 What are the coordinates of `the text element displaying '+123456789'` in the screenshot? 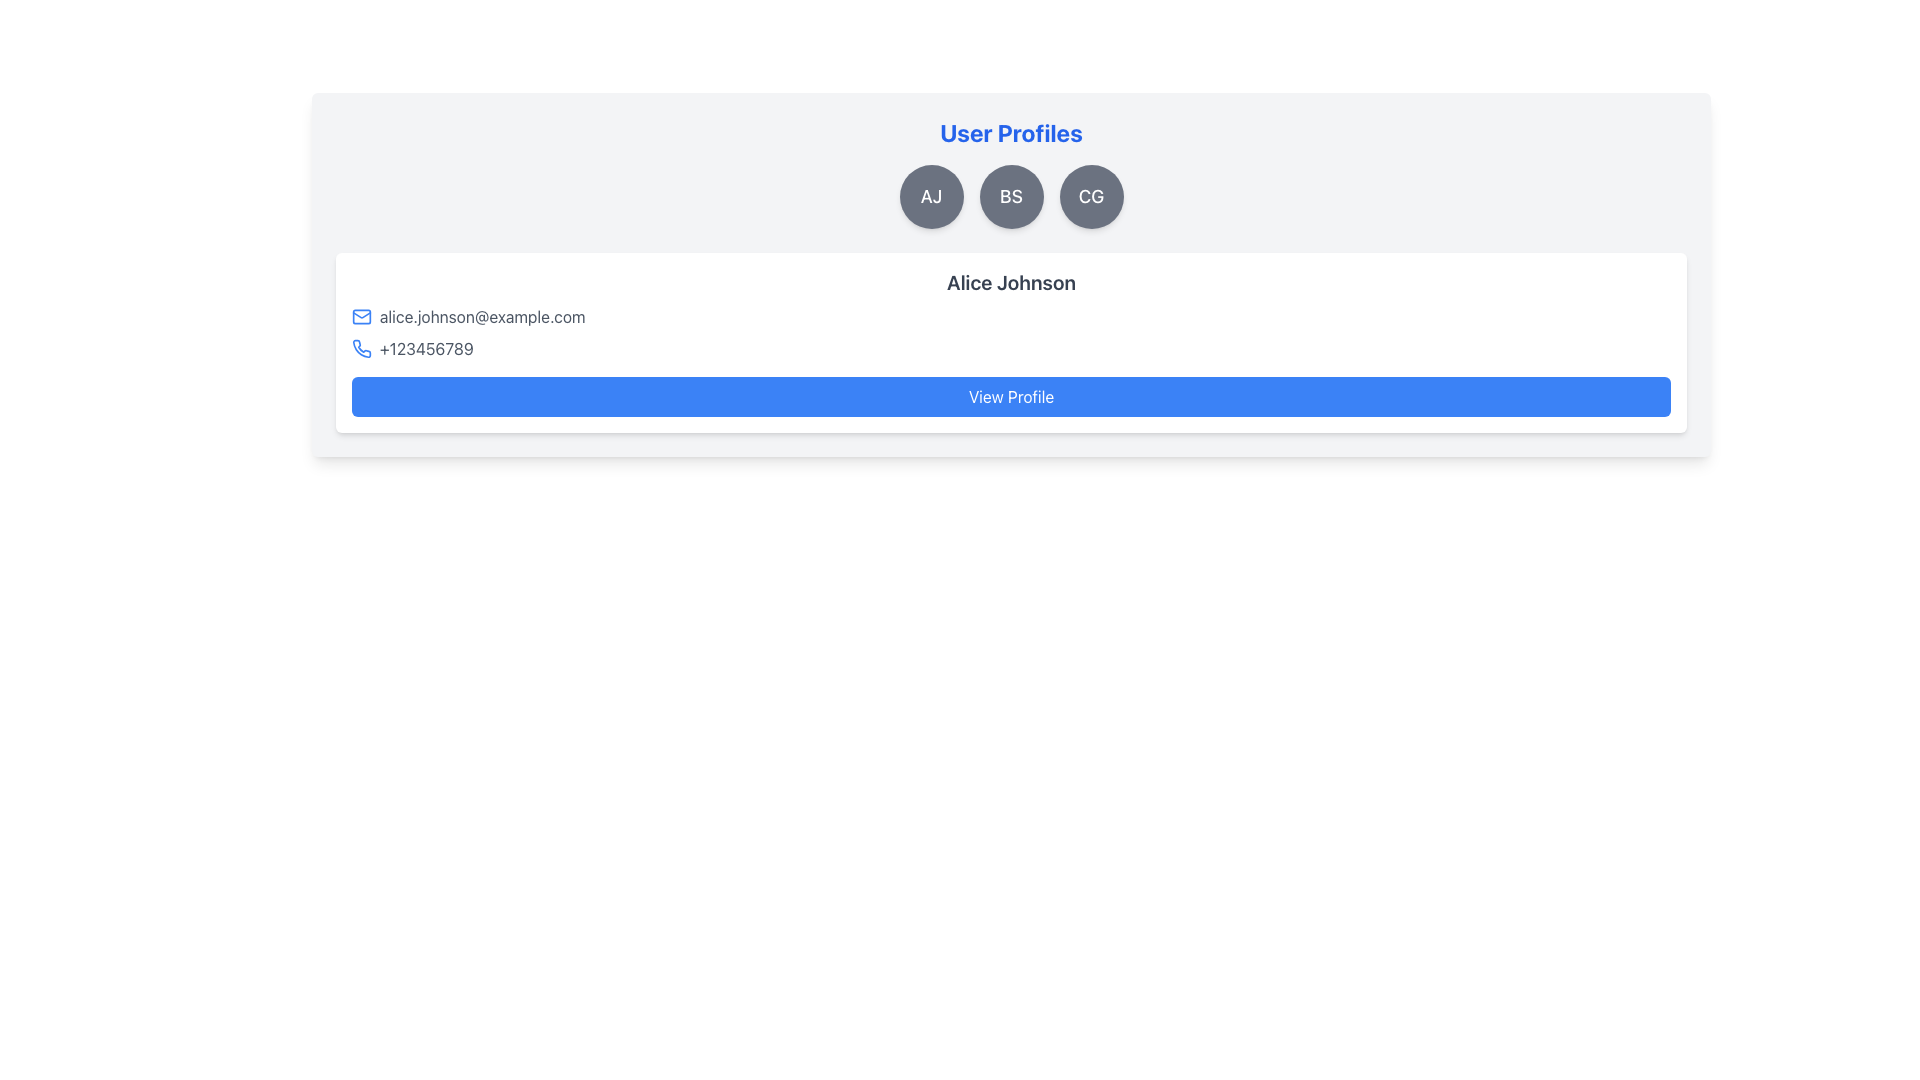 It's located at (425, 347).